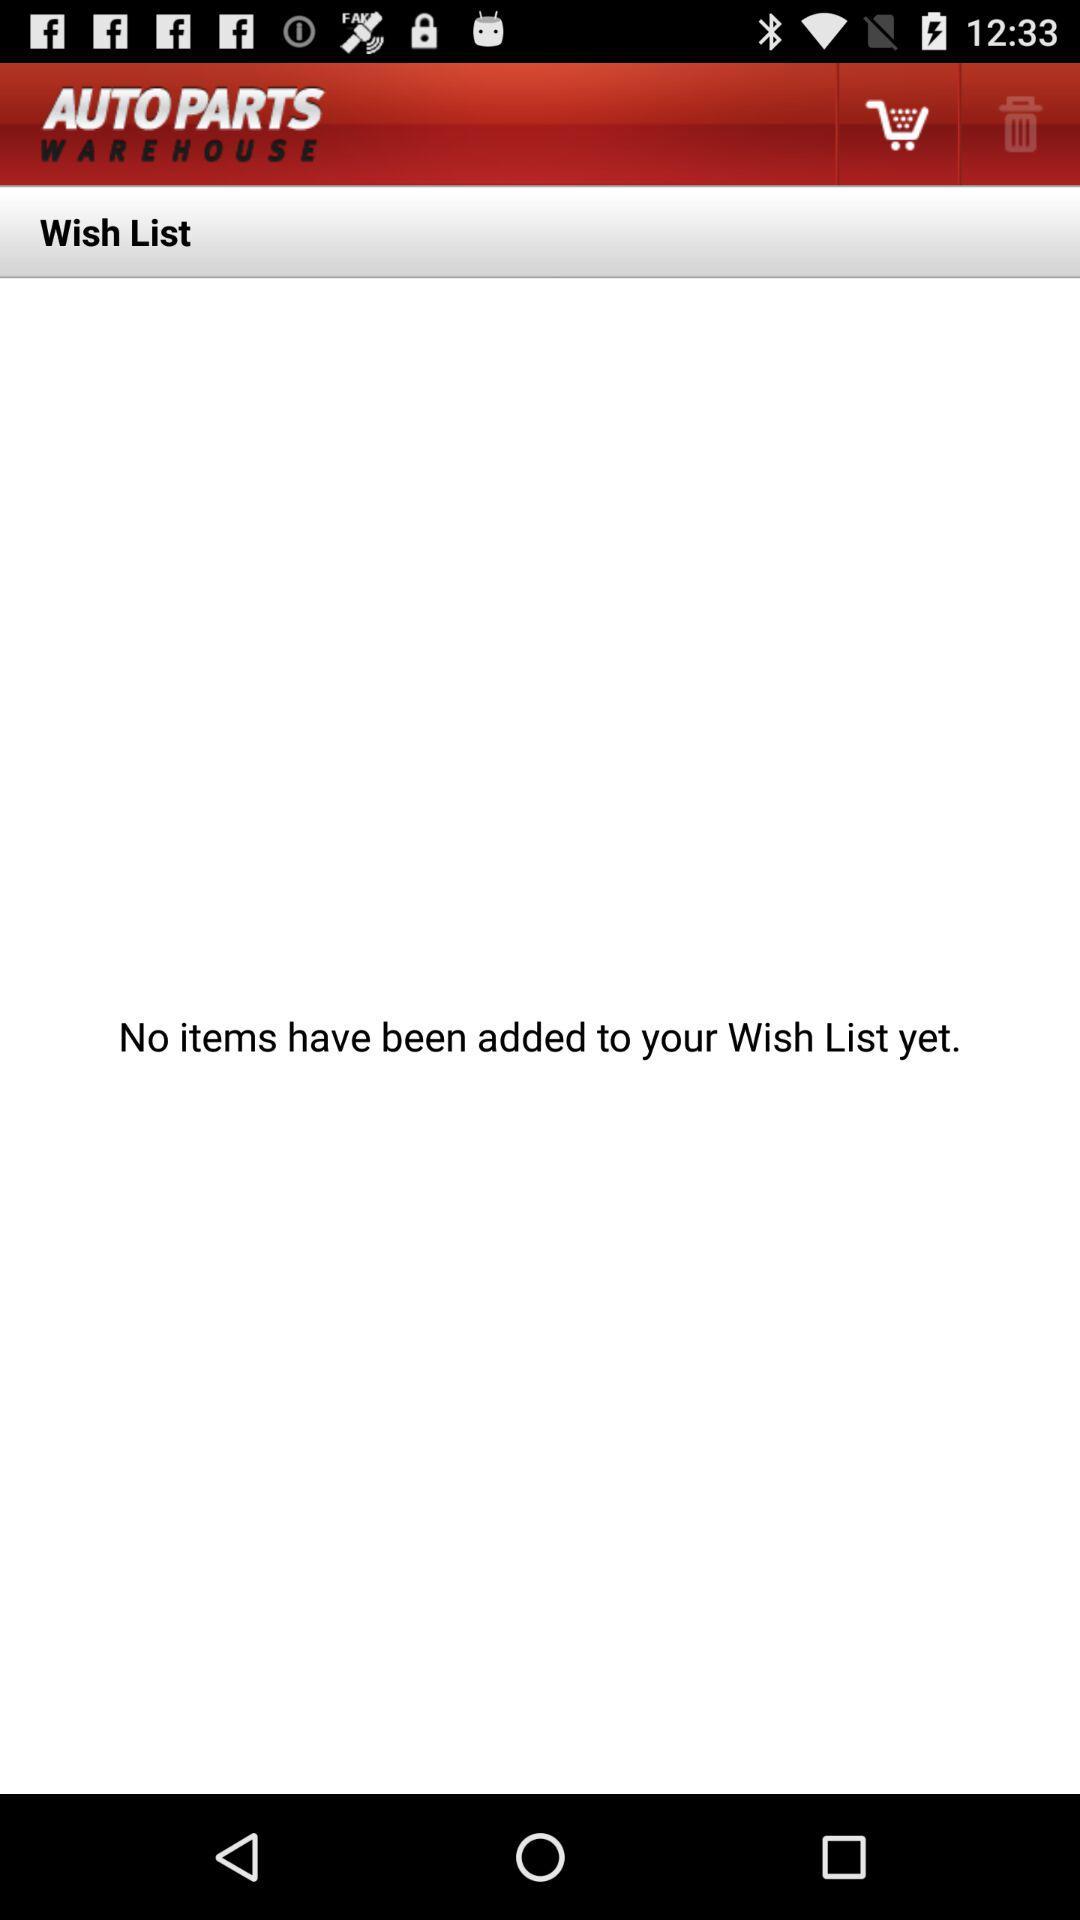  What do you see at coordinates (183, 123) in the screenshot?
I see `icon at the top left corner` at bounding box center [183, 123].